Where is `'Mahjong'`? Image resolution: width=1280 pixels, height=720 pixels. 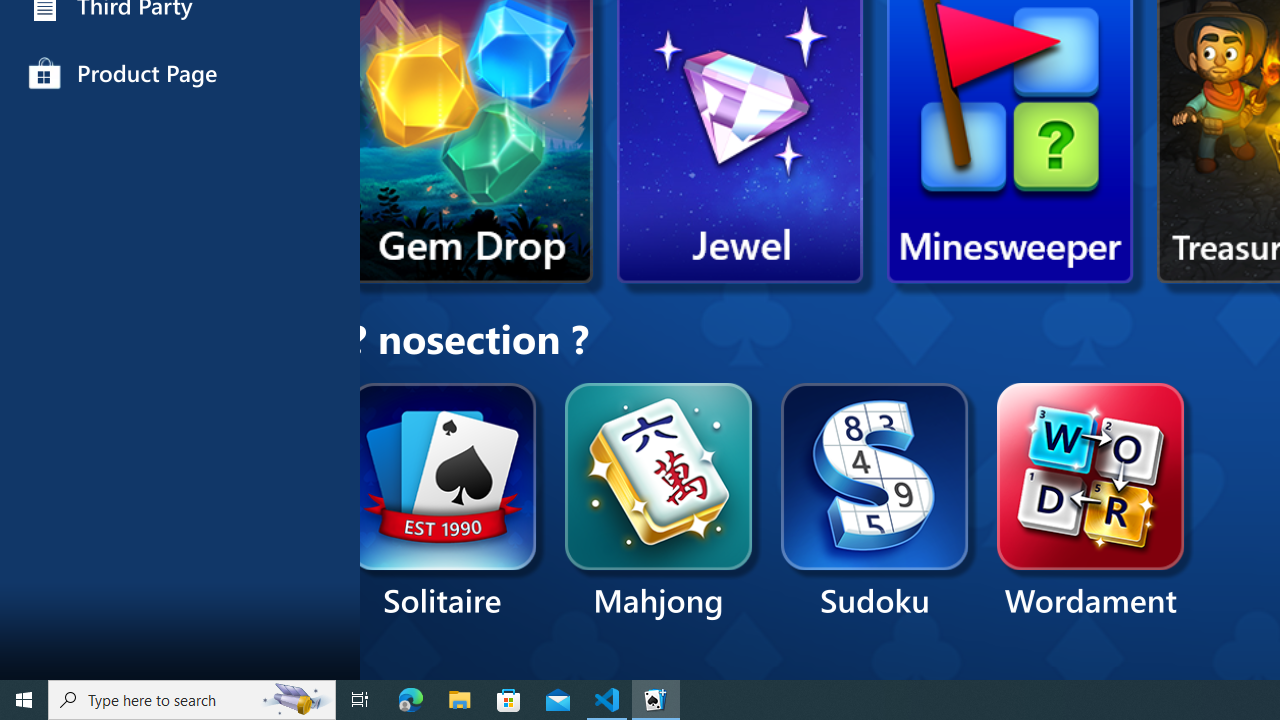
'Mahjong' is located at coordinates (659, 501).